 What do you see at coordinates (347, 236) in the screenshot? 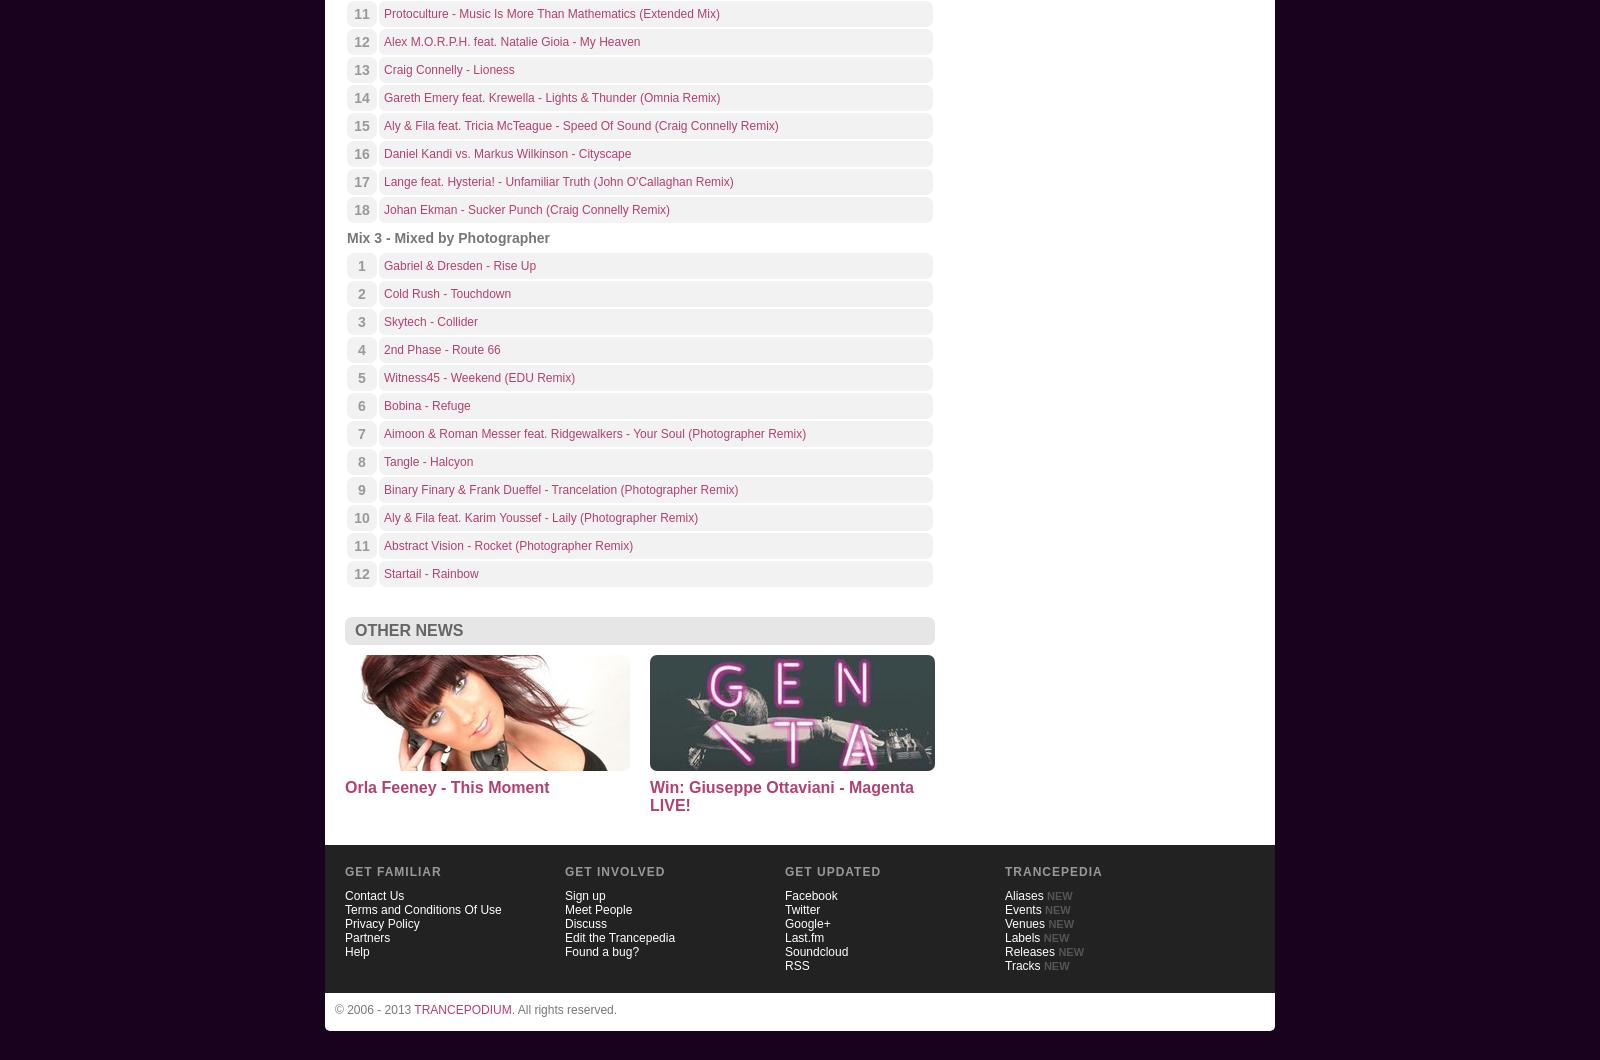
I see `'Mix 3 - Mixed by Photographer'` at bounding box center [347, 236].